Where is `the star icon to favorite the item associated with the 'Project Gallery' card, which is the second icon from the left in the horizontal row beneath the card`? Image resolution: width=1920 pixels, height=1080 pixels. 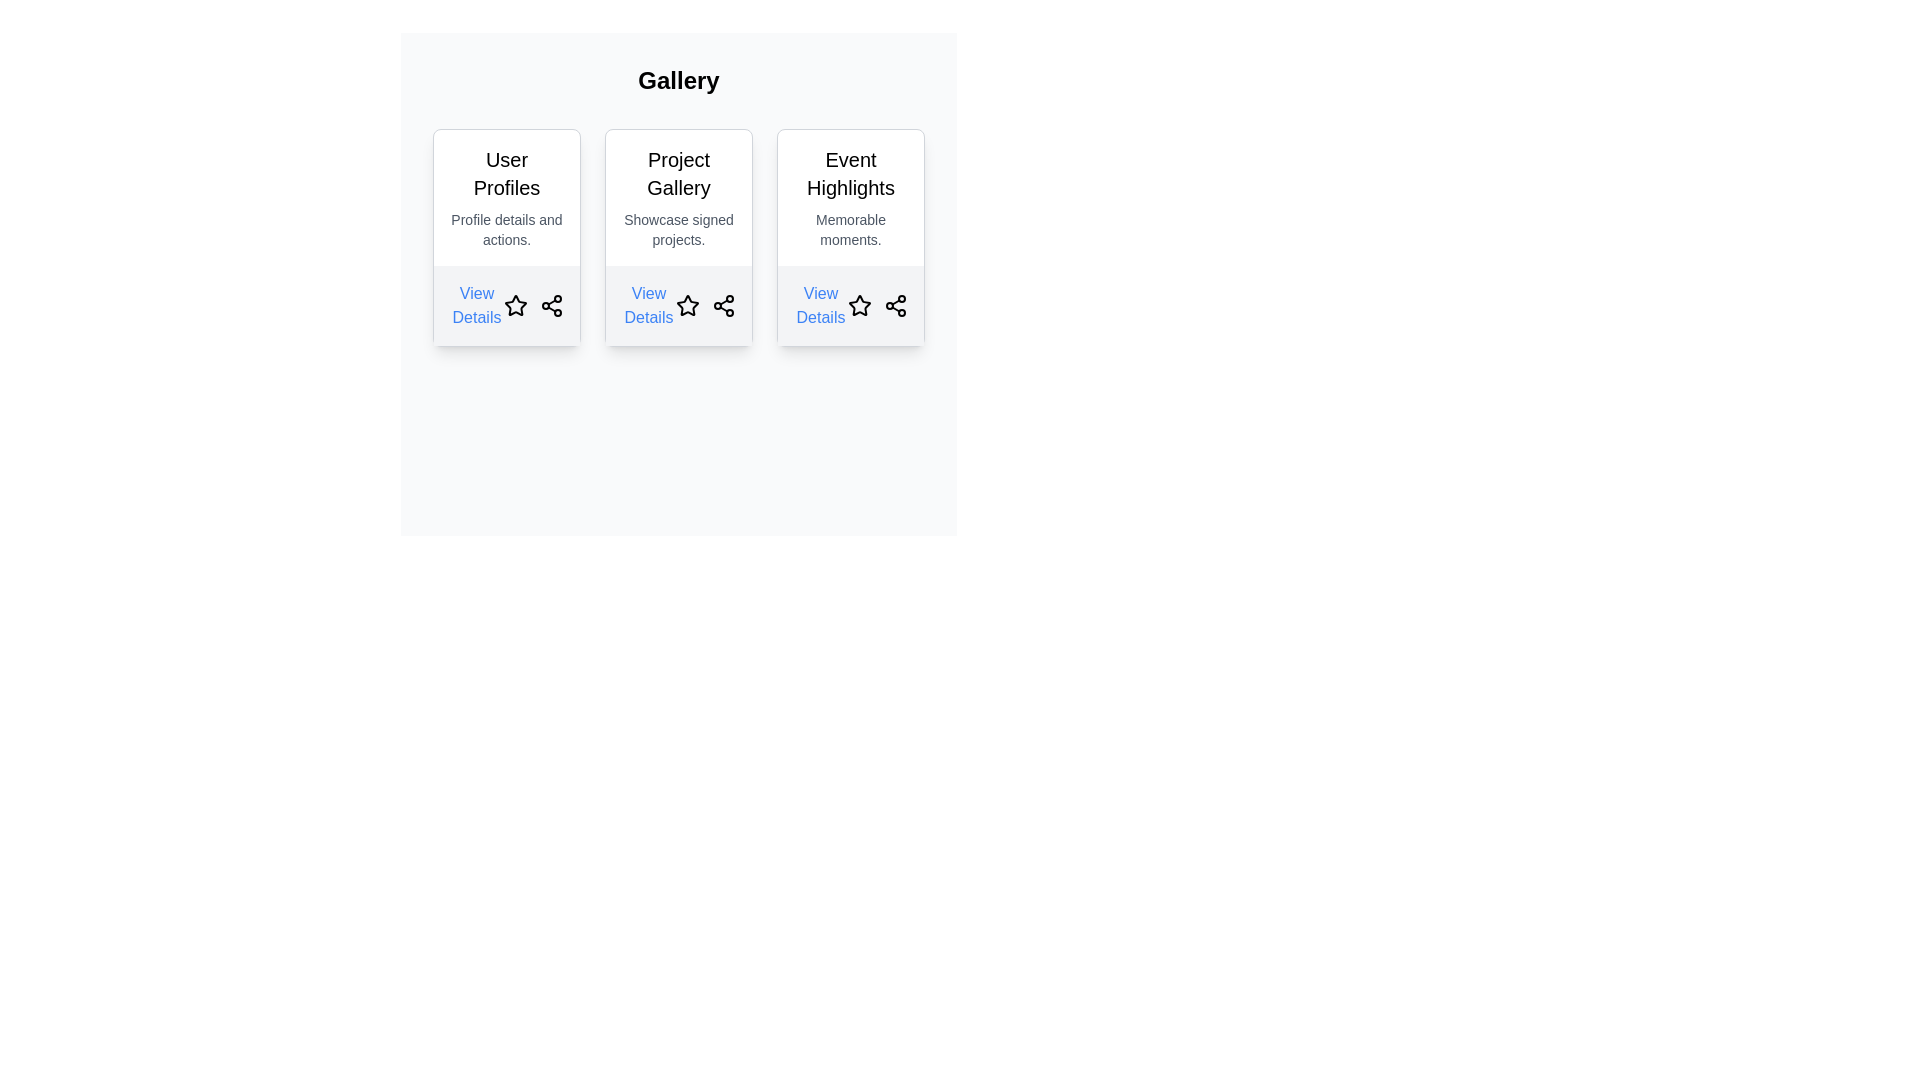
the star icon to favorite the item associated with the 'Project Gallery' card, which is the second icon from the left in the horizontal row beneath the card is located at coordinates (687, 305).